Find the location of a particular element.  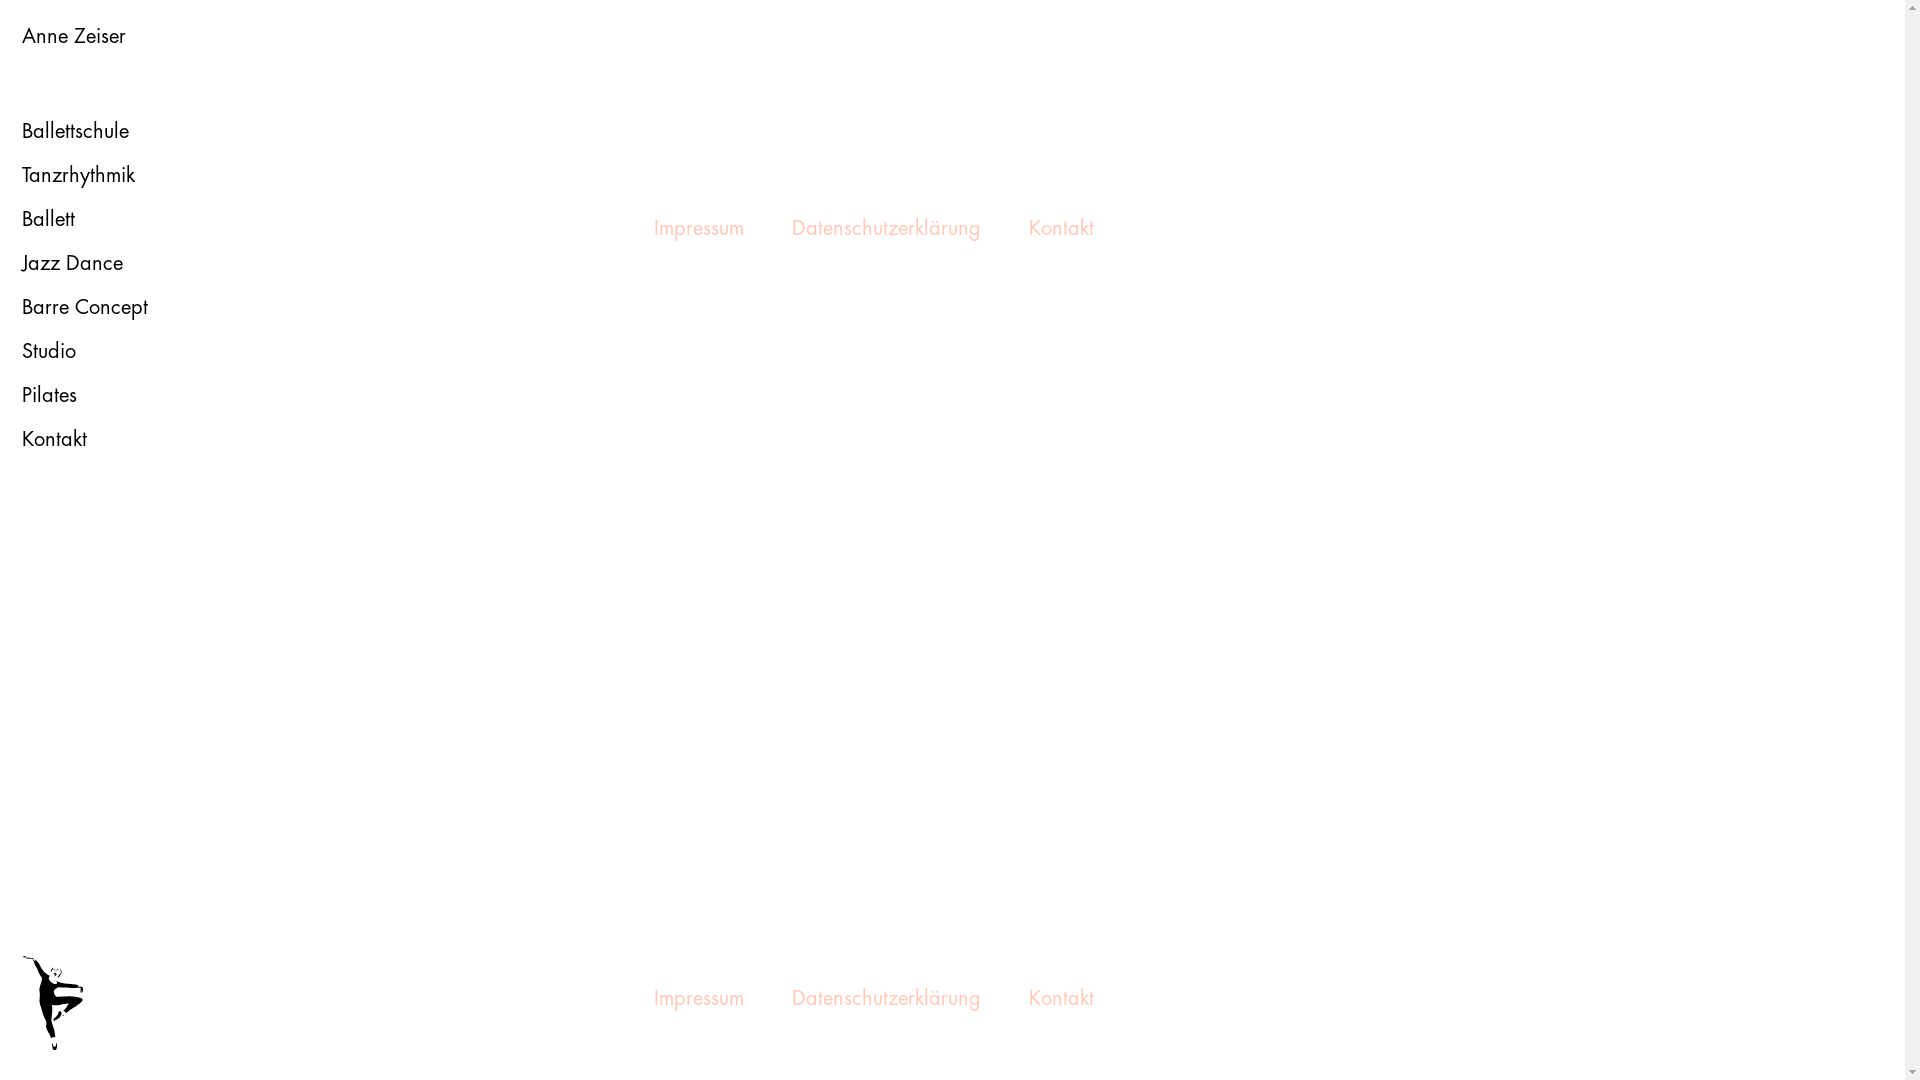

'Kontakt' is located at coordinates (1060, 227).